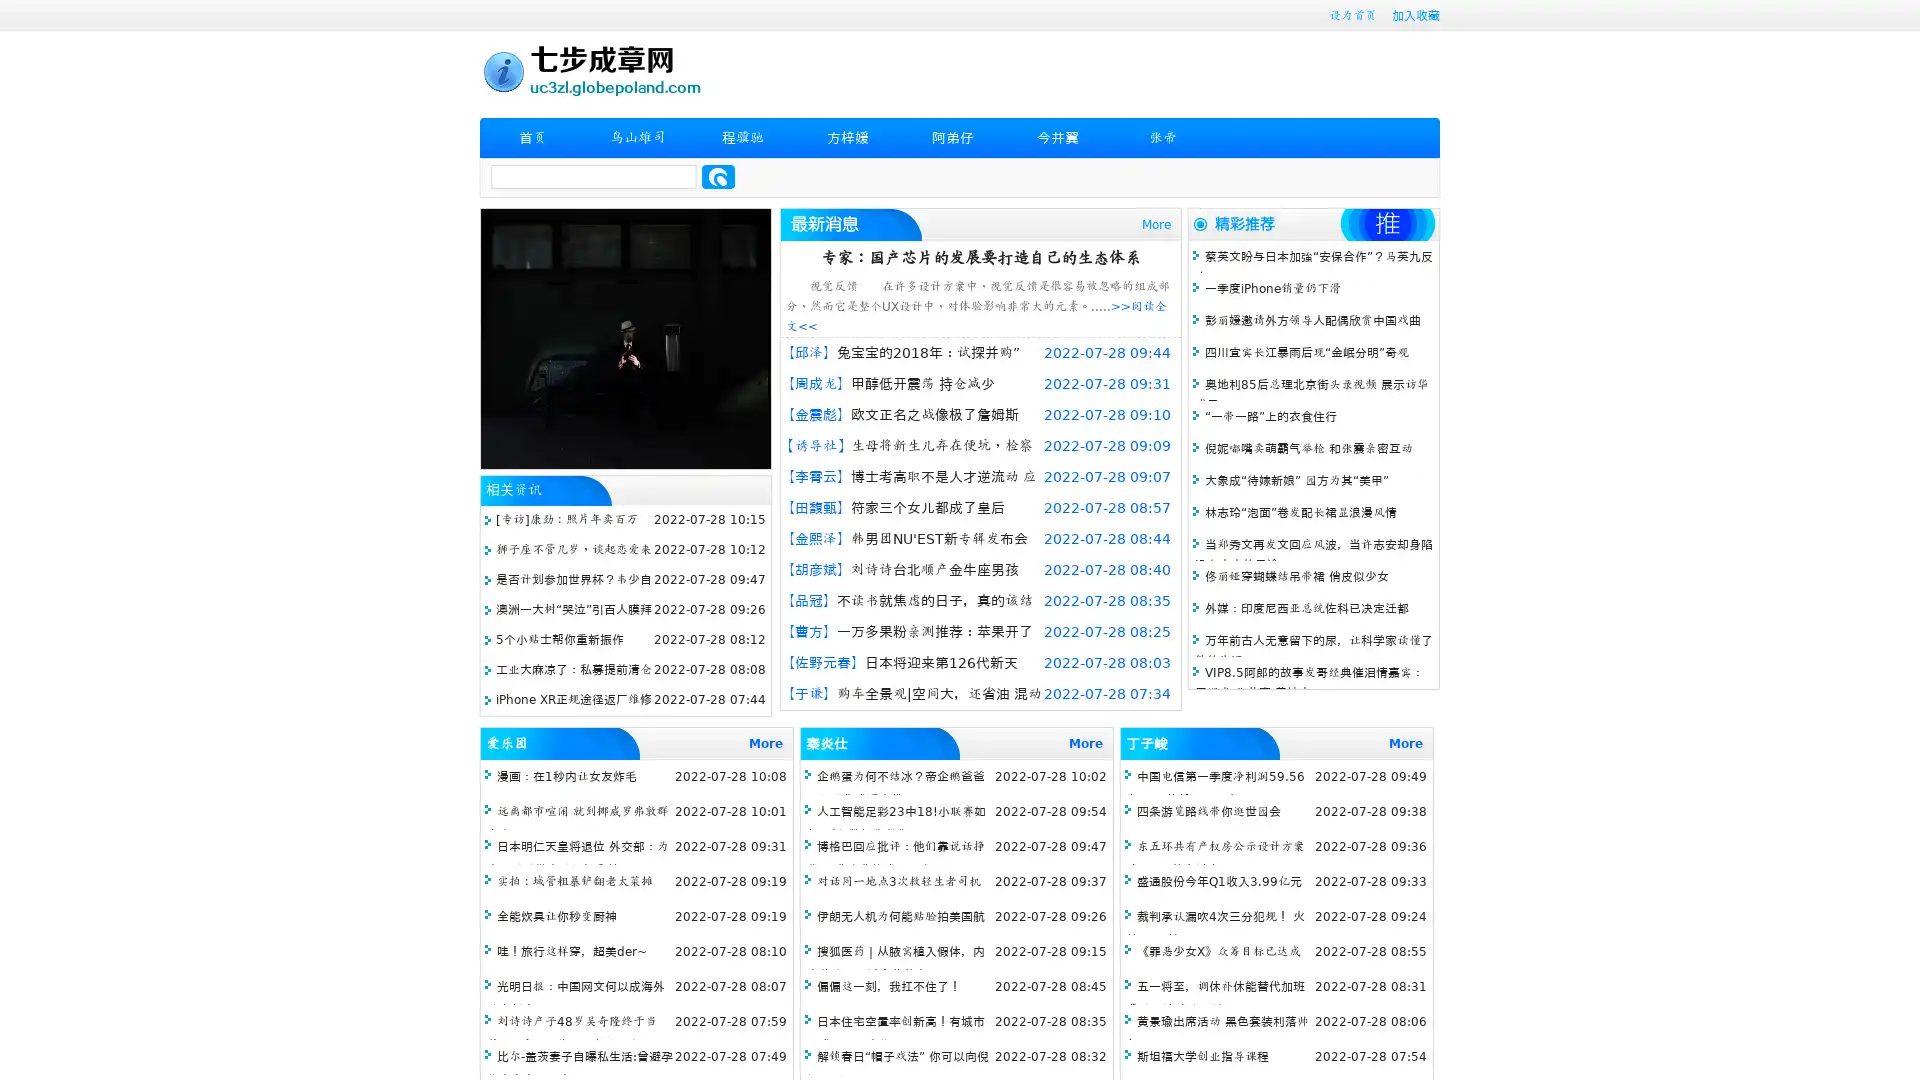 The image size is (1920, 1080). Describe the element at coordinates (718, 176) in the screenshot. I see `Search` at that location.